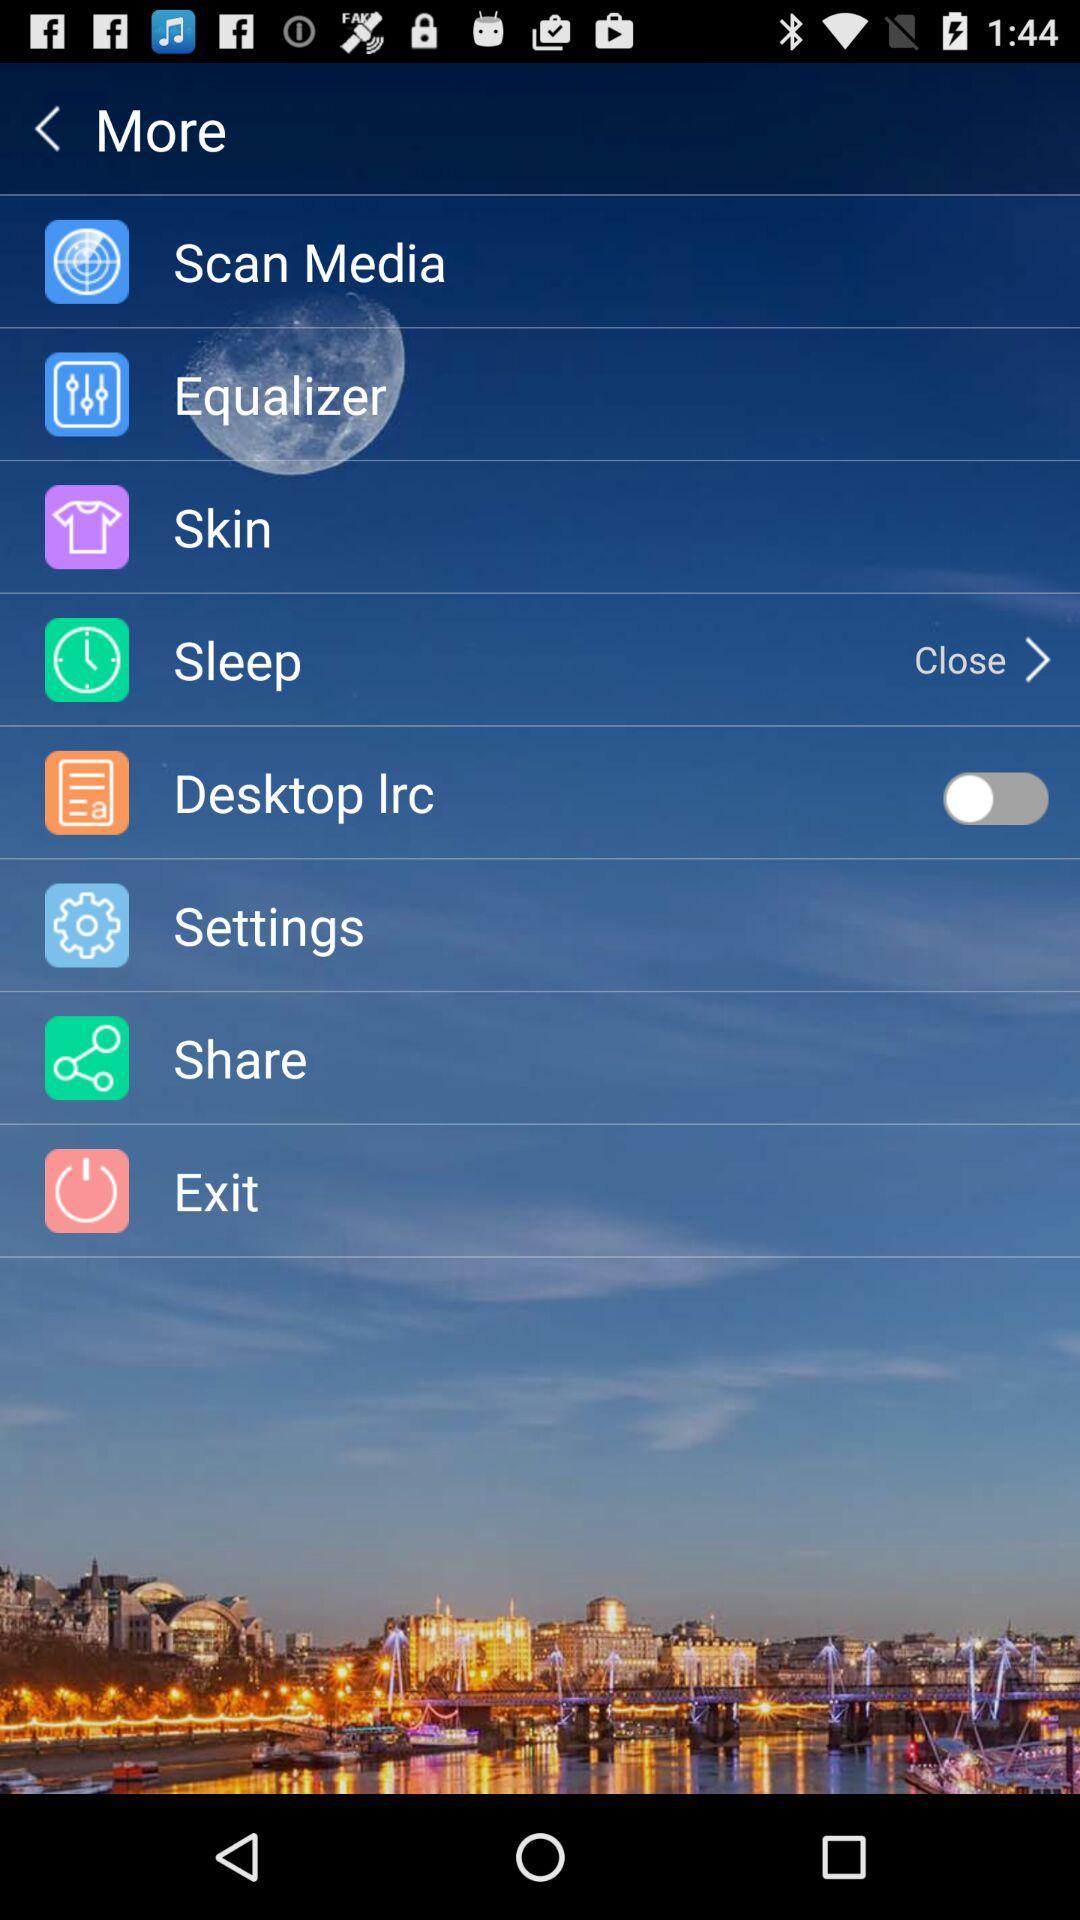  Describe the element at coordinates (995, 797) in the screenshot. I see `item next to the desktop lrc` at that location.